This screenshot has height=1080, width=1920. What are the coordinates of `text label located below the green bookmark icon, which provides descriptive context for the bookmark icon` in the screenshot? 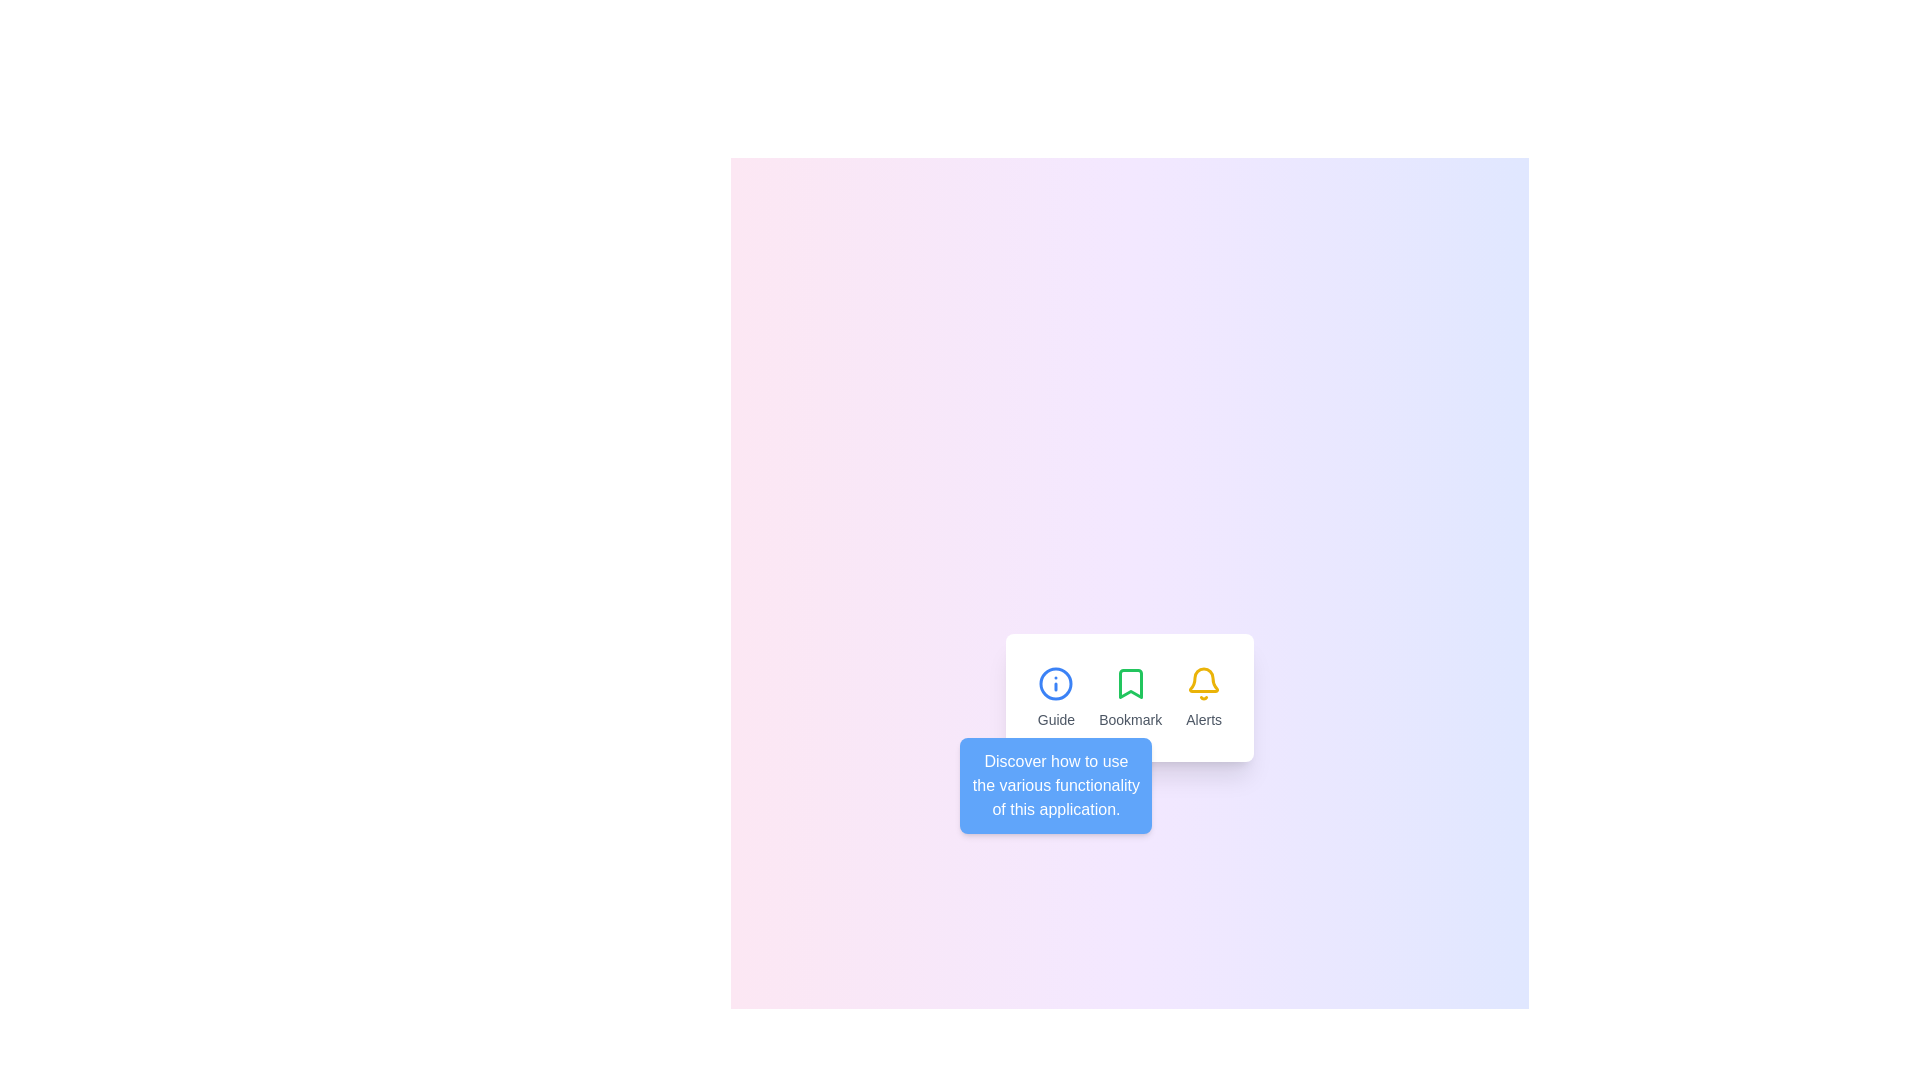 It's located at (1130, 720).